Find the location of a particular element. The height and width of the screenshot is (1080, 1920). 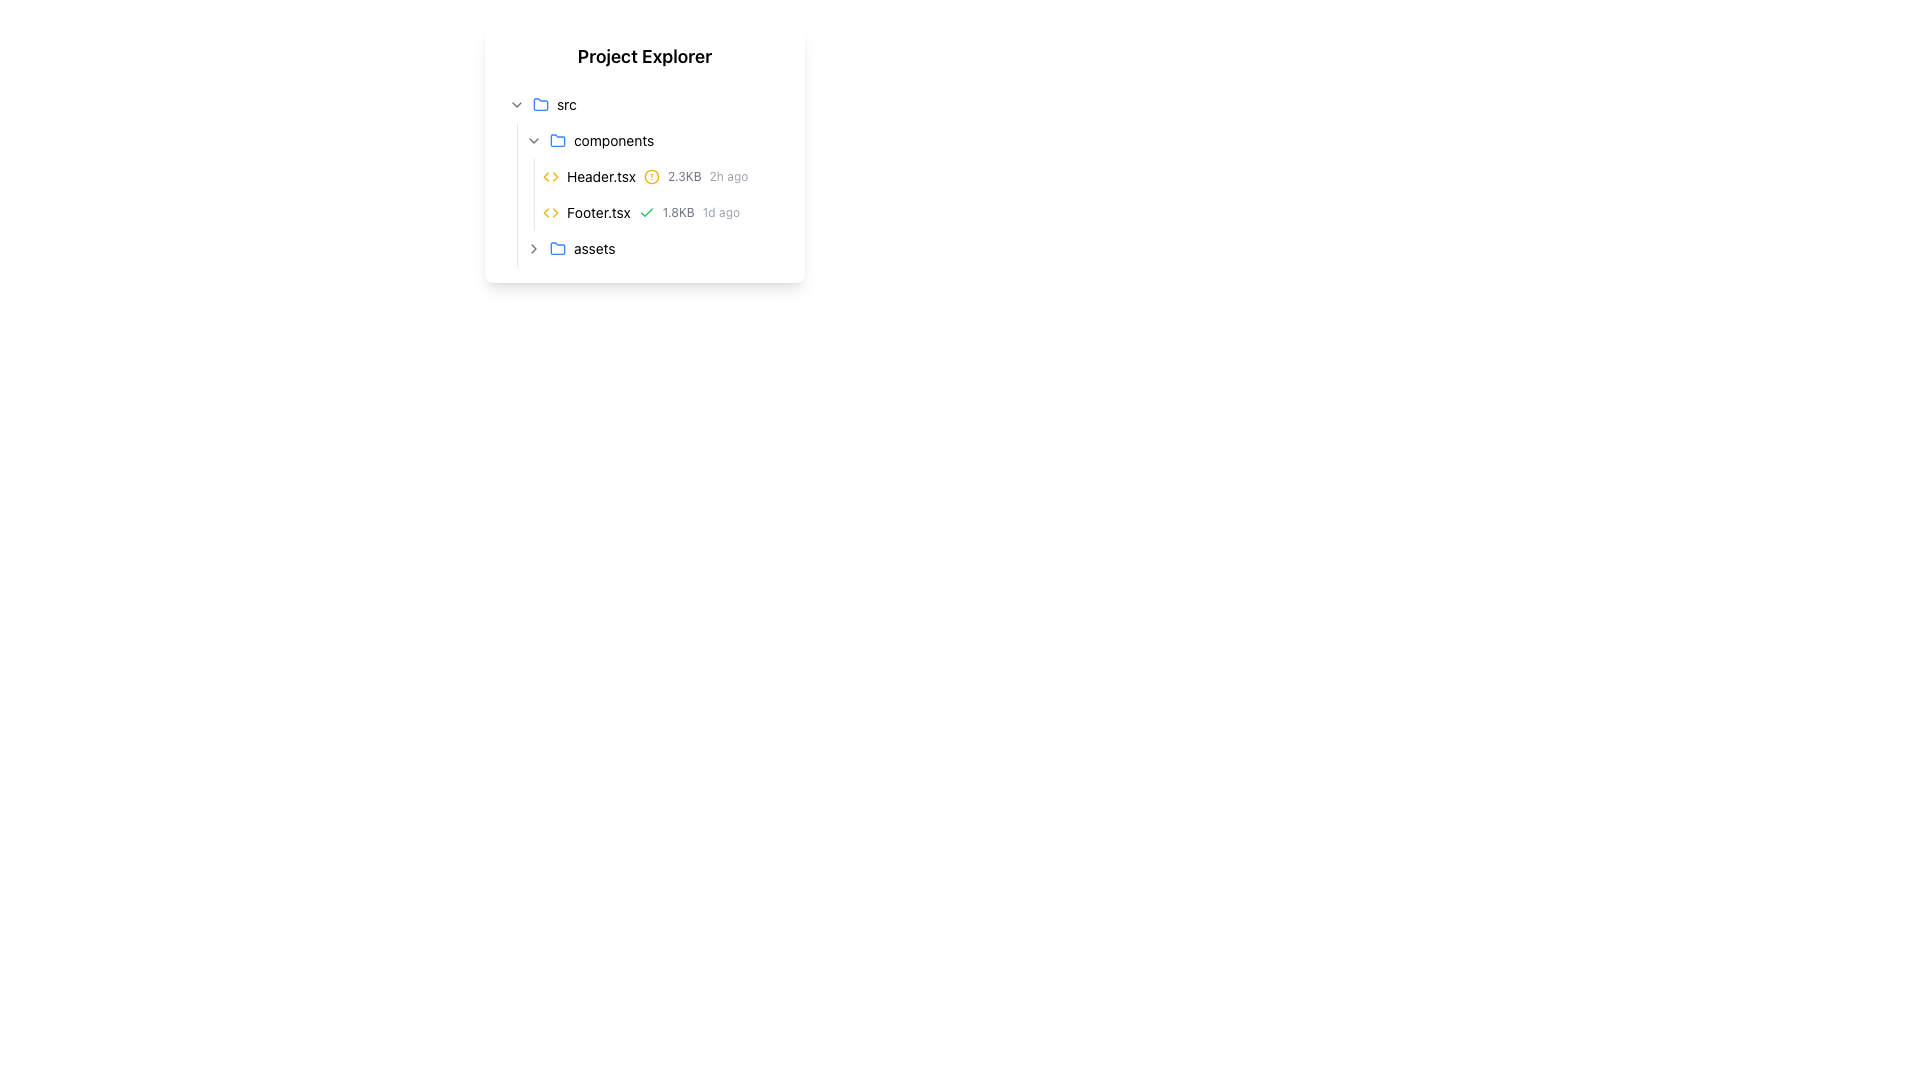

the folder icon representing the 'assets' directory in the project explorer is located at coordinates (557, 246).